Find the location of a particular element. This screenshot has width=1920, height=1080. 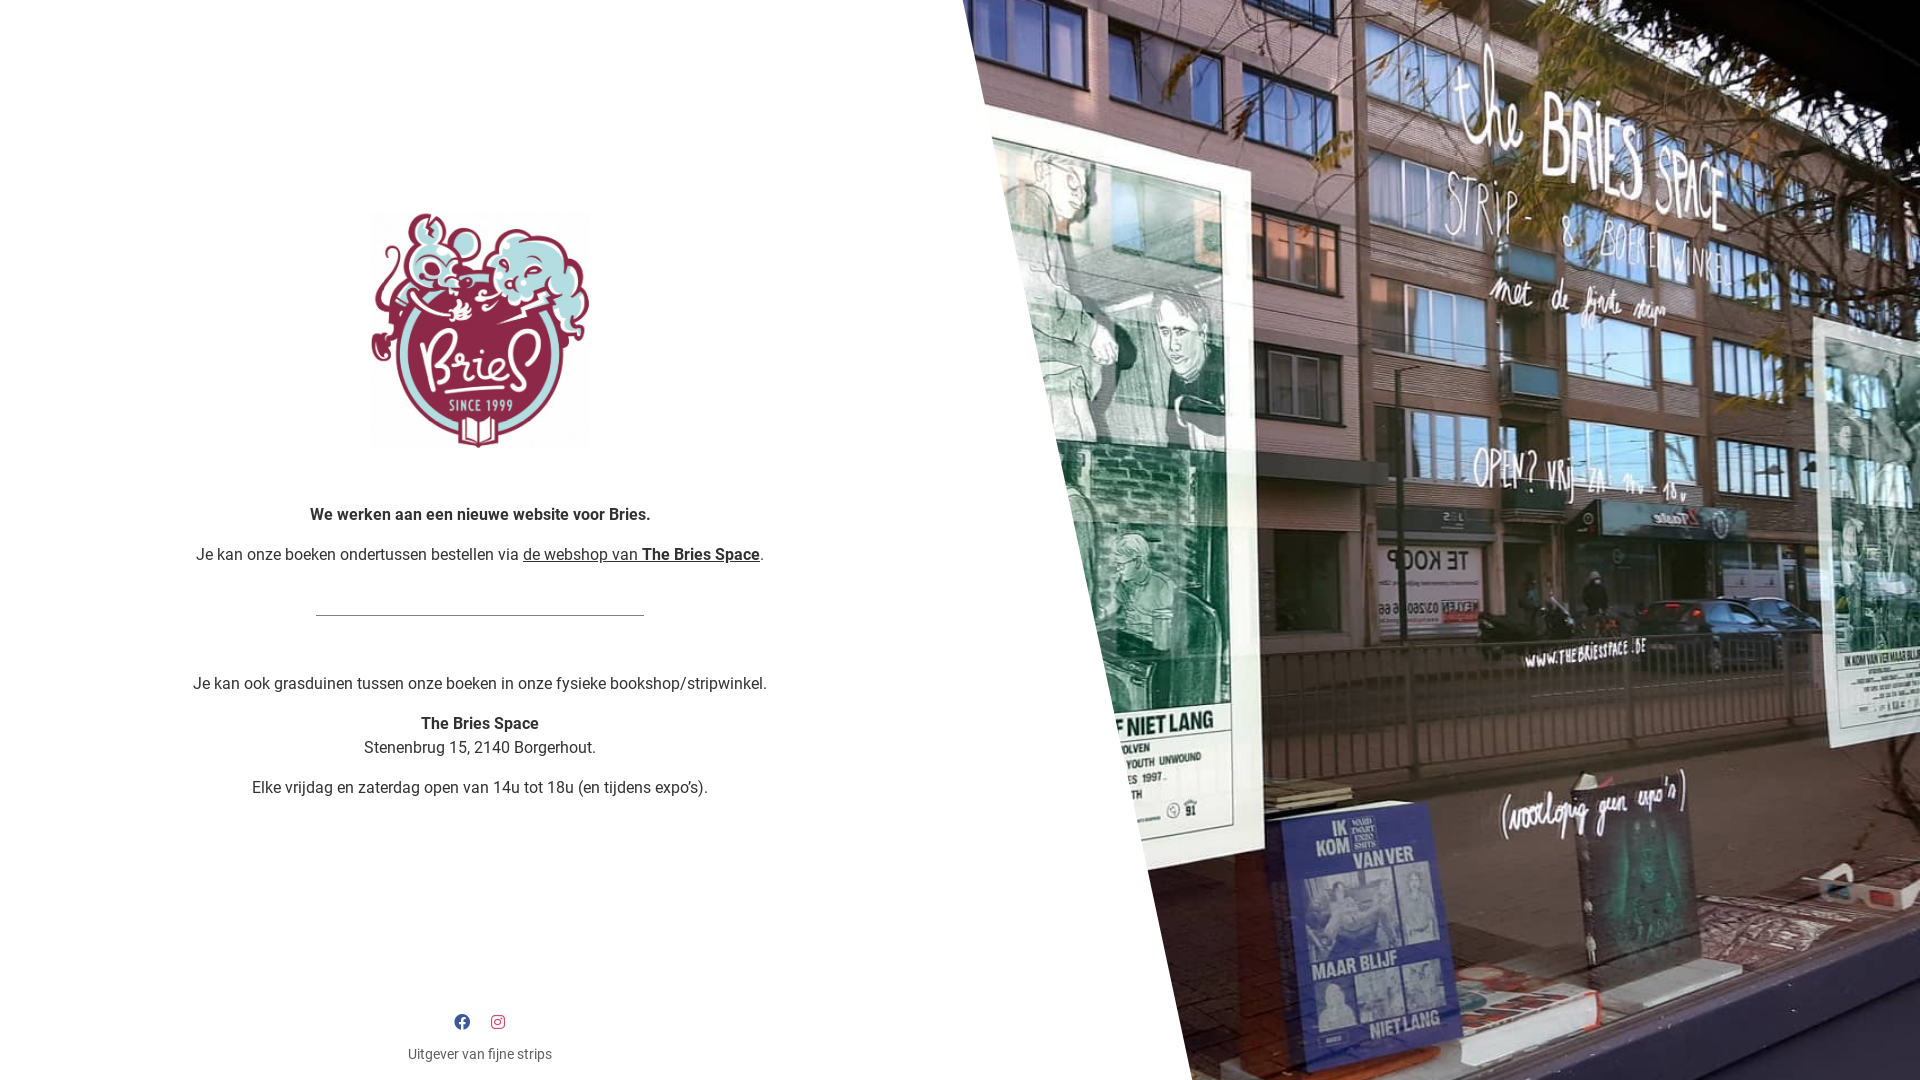

'de webshop van The Bries Space' is located at coordinates (641, 554).